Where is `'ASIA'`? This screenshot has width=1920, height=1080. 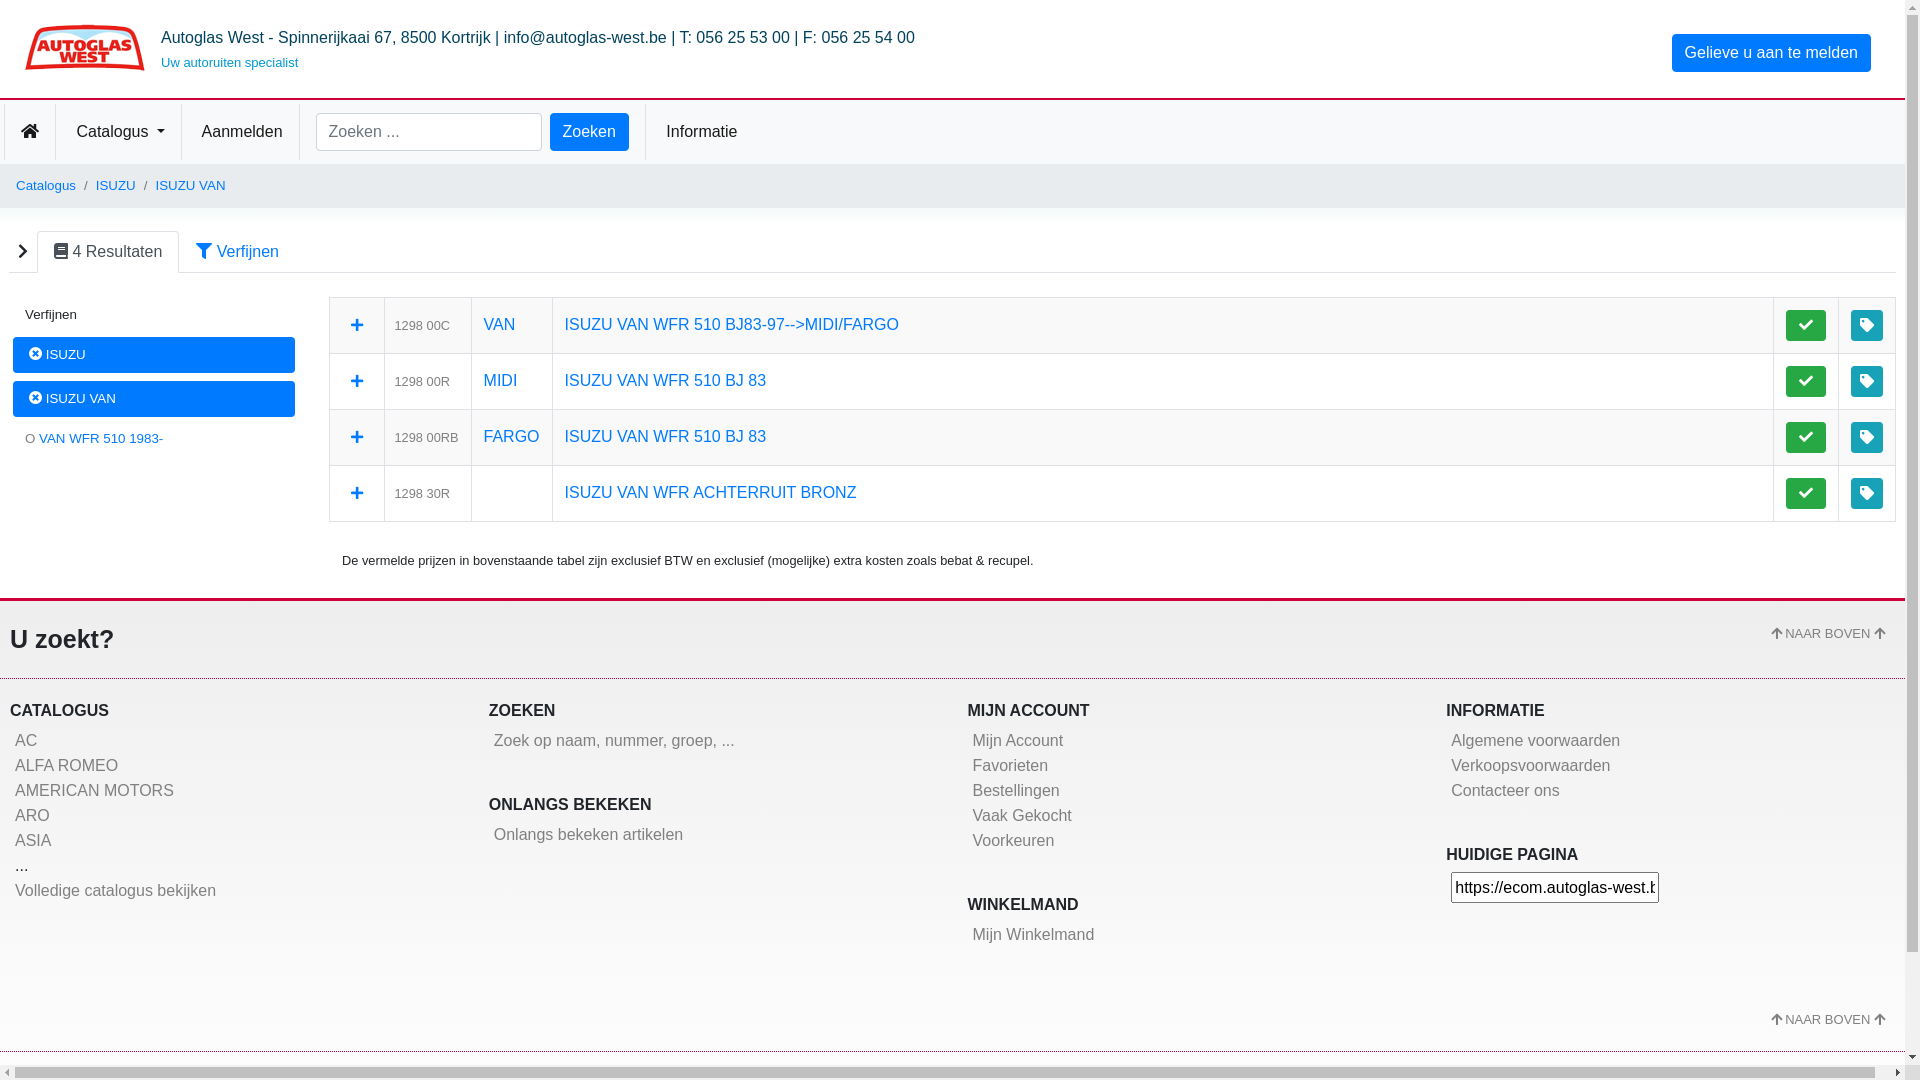 'ASIA' is located at coordinates (33, 840).